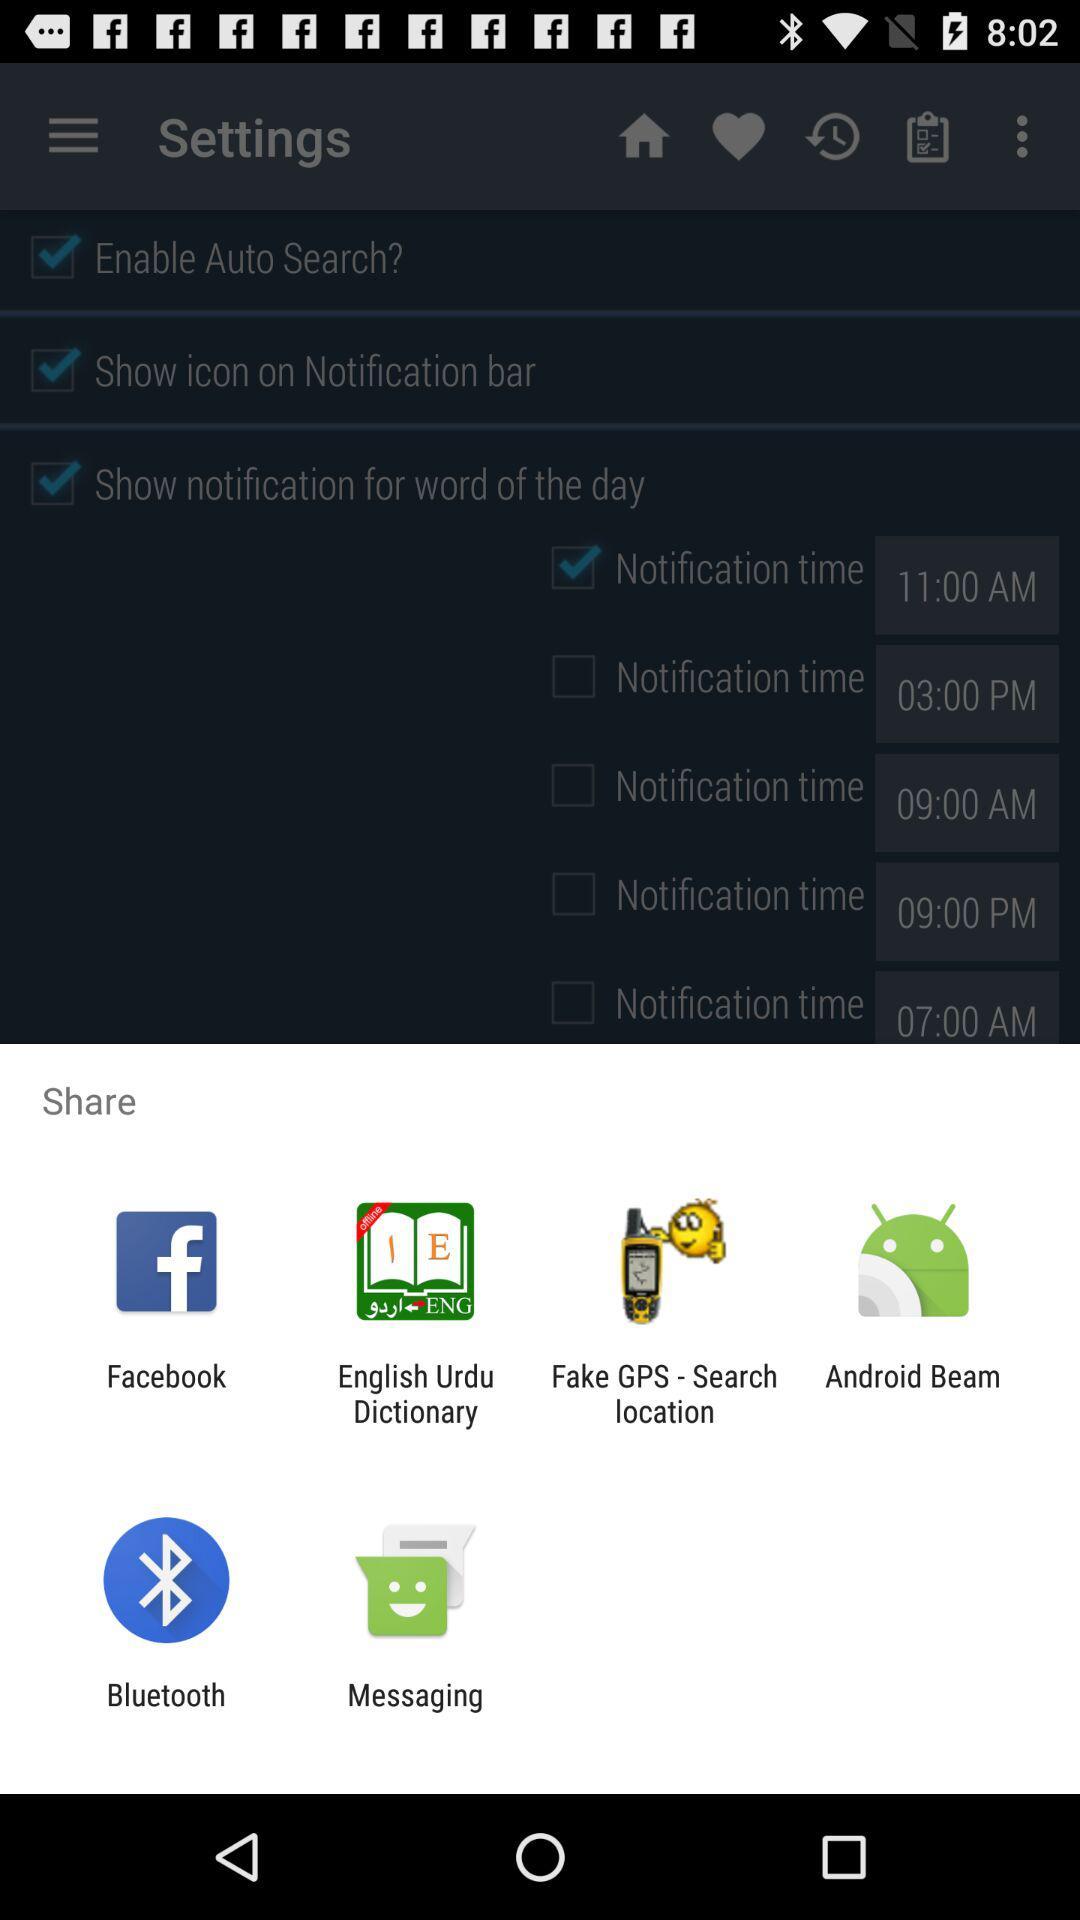  Describe the element at coordinates (913, 1392) in the screenshot. I see `item to the right of the fake gps search app` at that location.